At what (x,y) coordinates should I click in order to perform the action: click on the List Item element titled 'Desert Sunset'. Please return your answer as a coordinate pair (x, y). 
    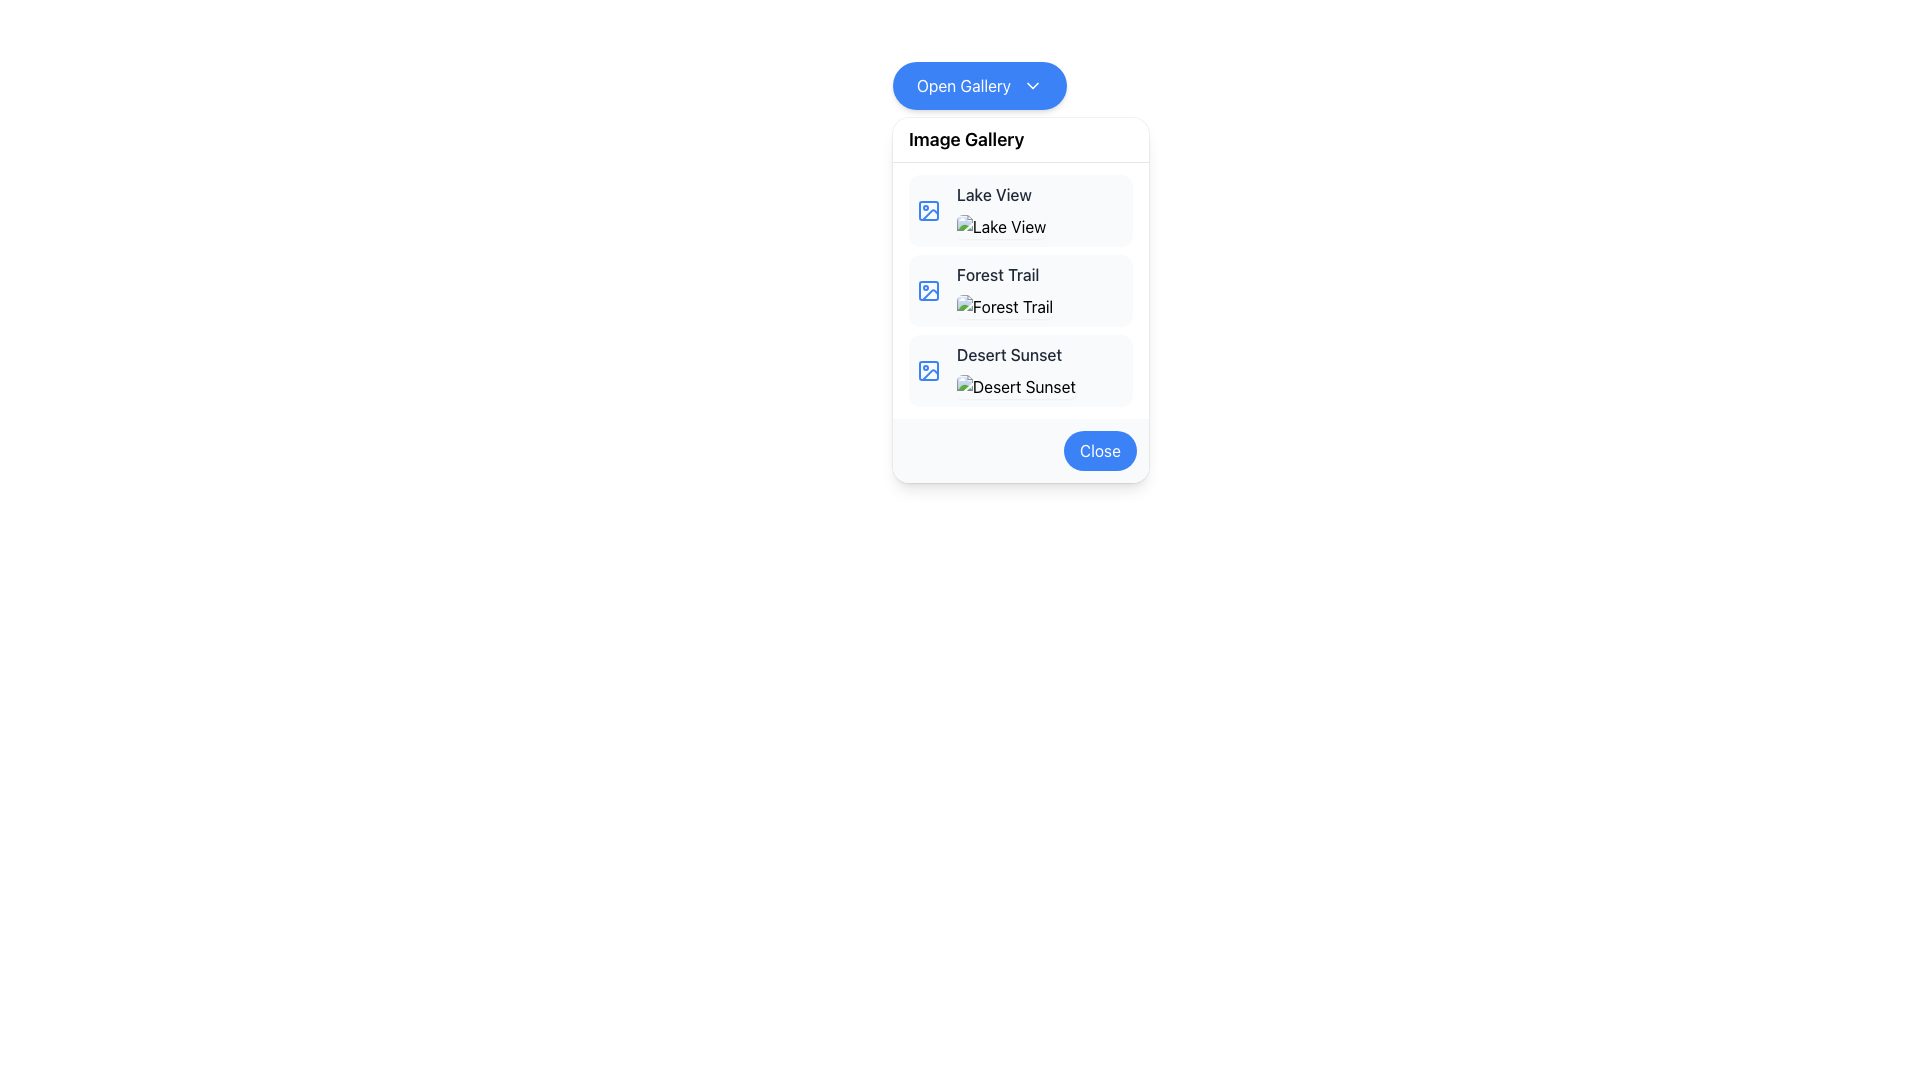
    Looking at the image, I should click on (1020, 370).